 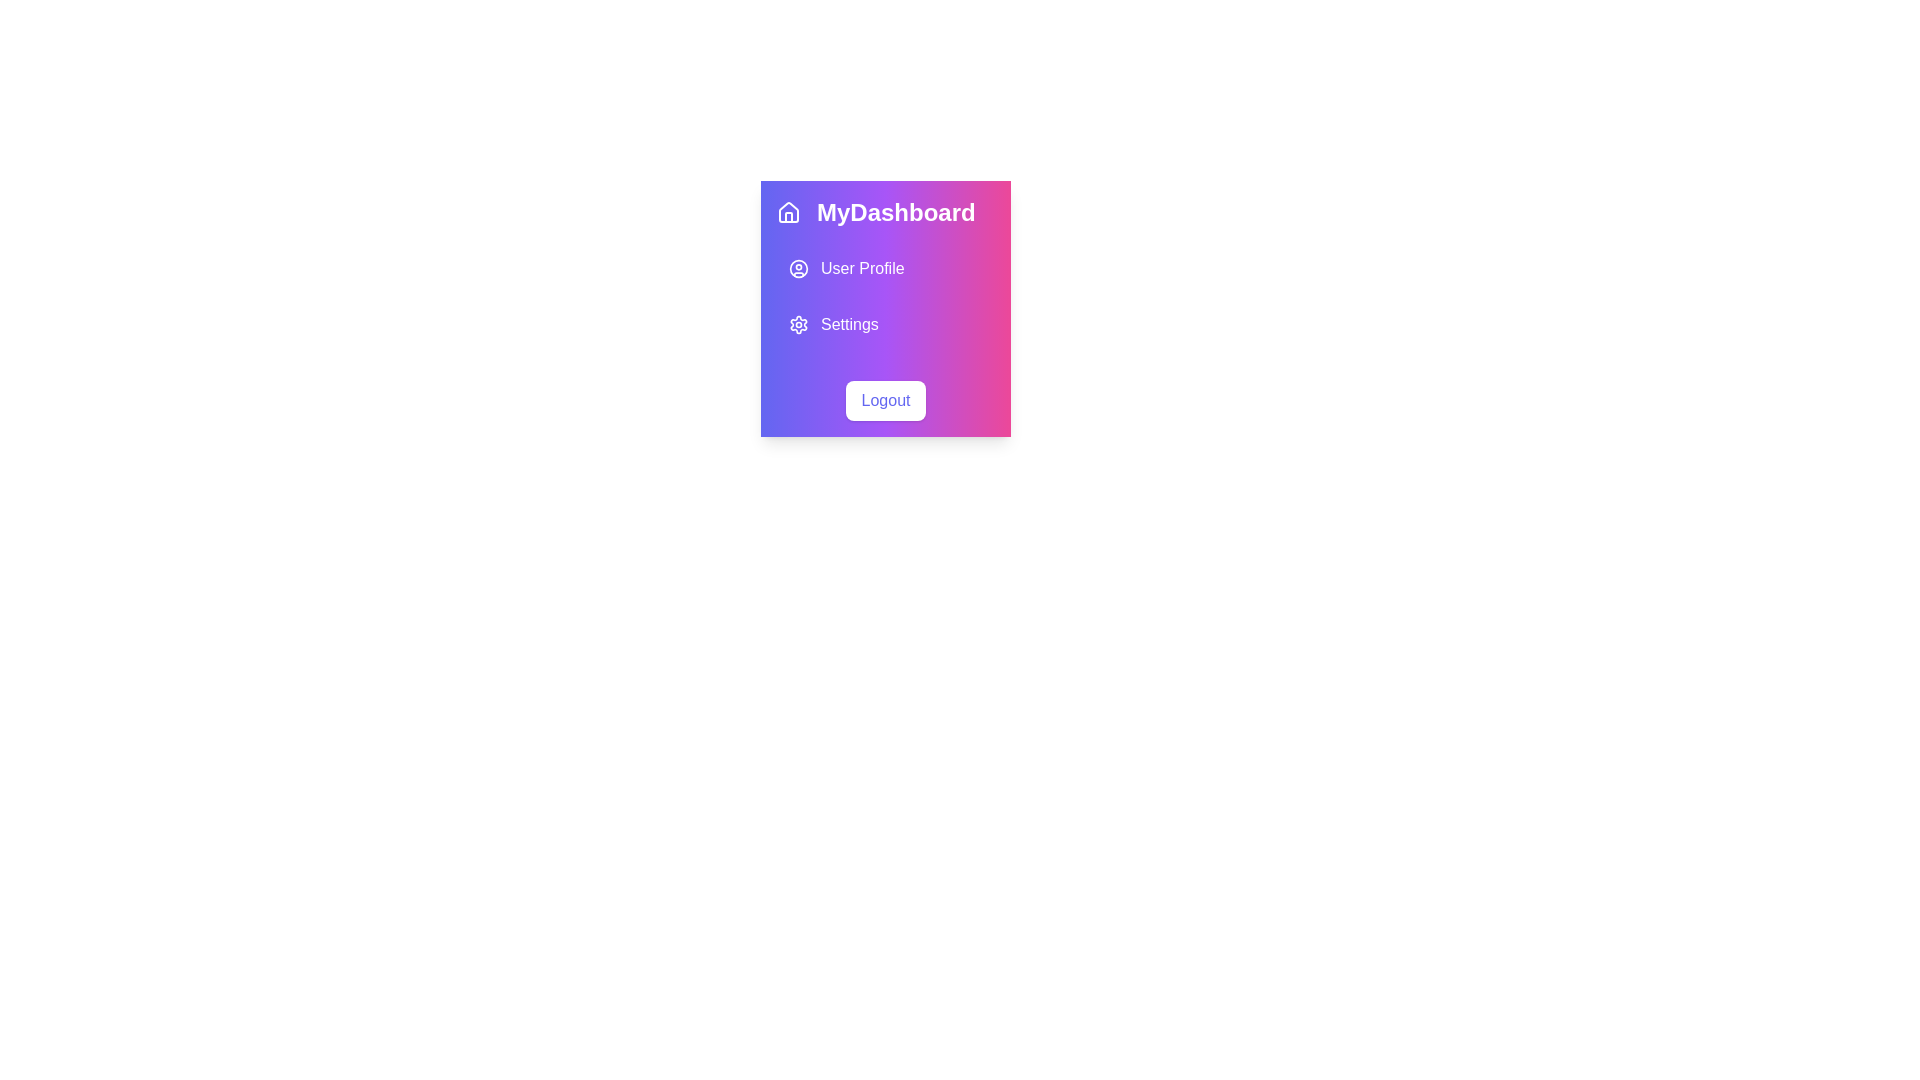 I want to click on the 'User Profile' menu item, which is the first entry in the vertical list below 'MyDashboard' and above 'Settings', so click(x=885, y=268).